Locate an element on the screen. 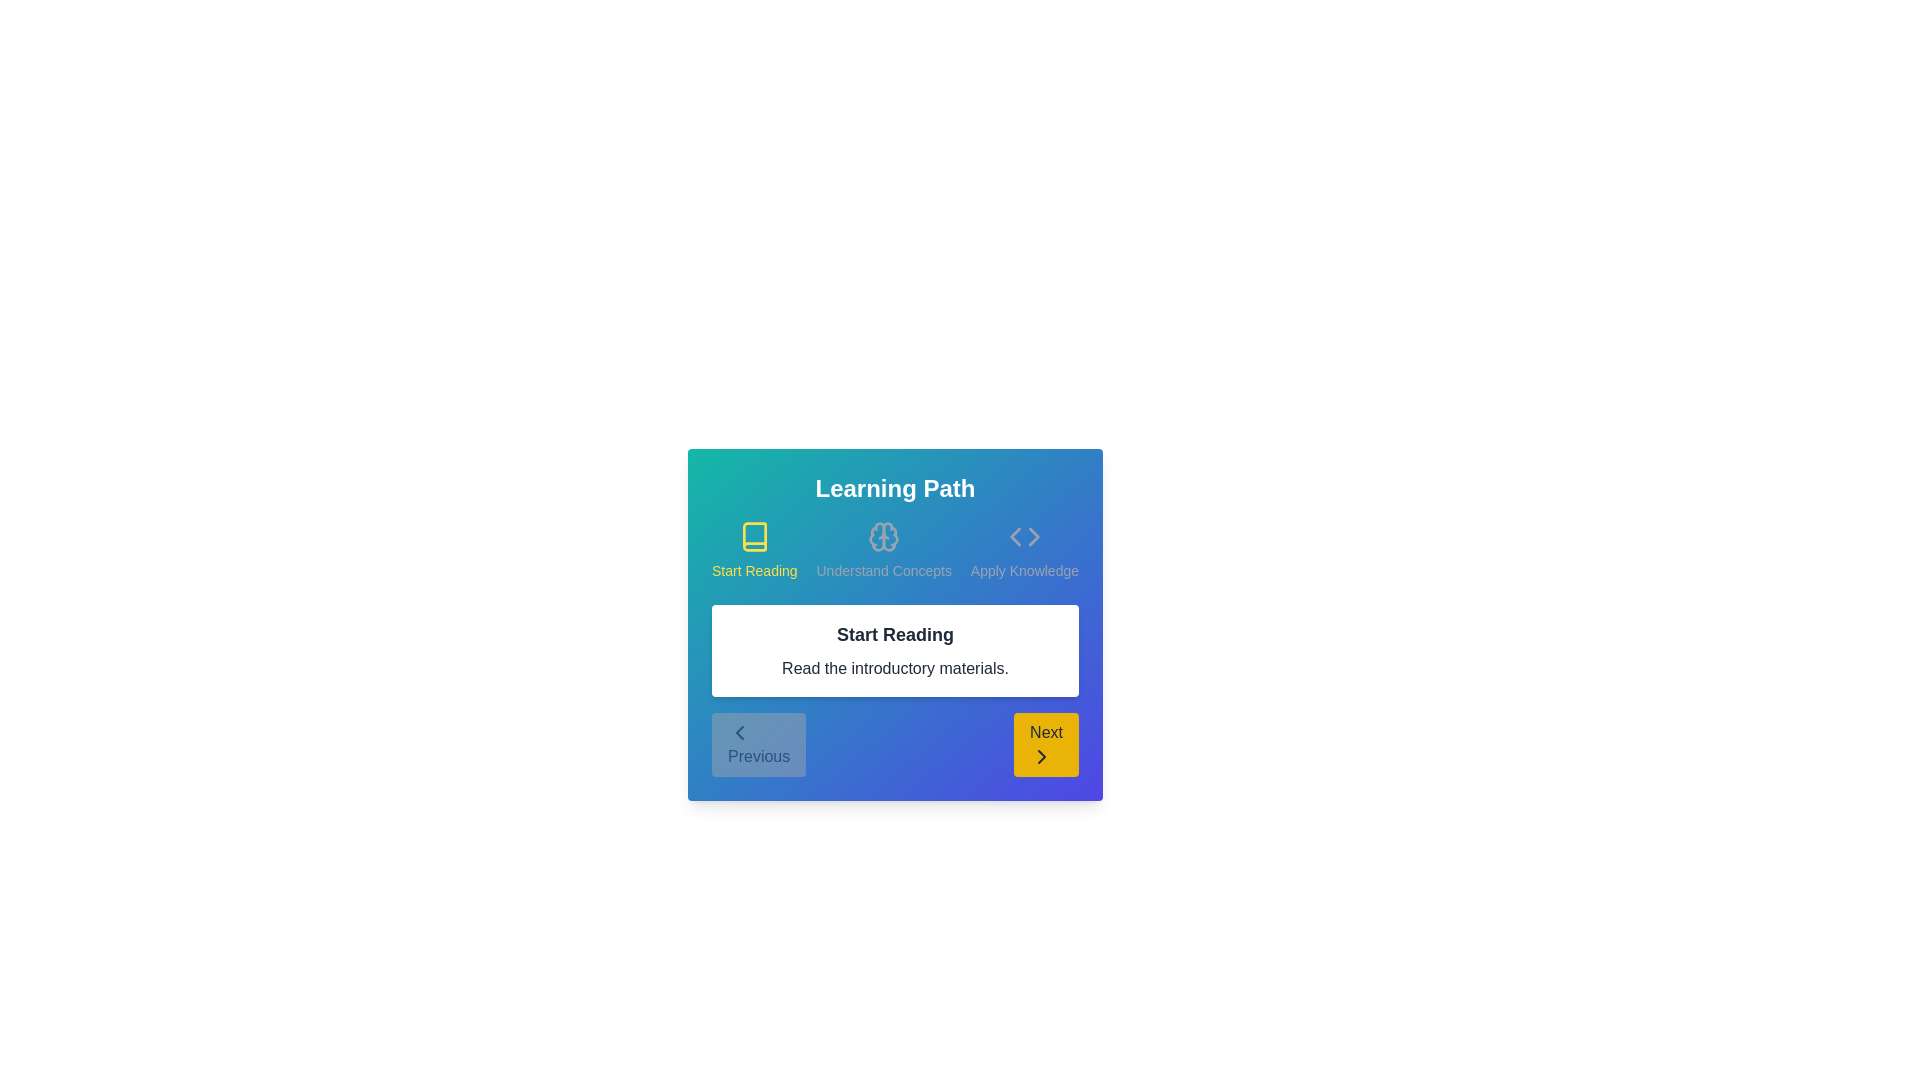 Image resolution: width=1920 pixels, height=1080 pixels. the icon representing the step Understand Concepts is located at coordinates (883, 535).